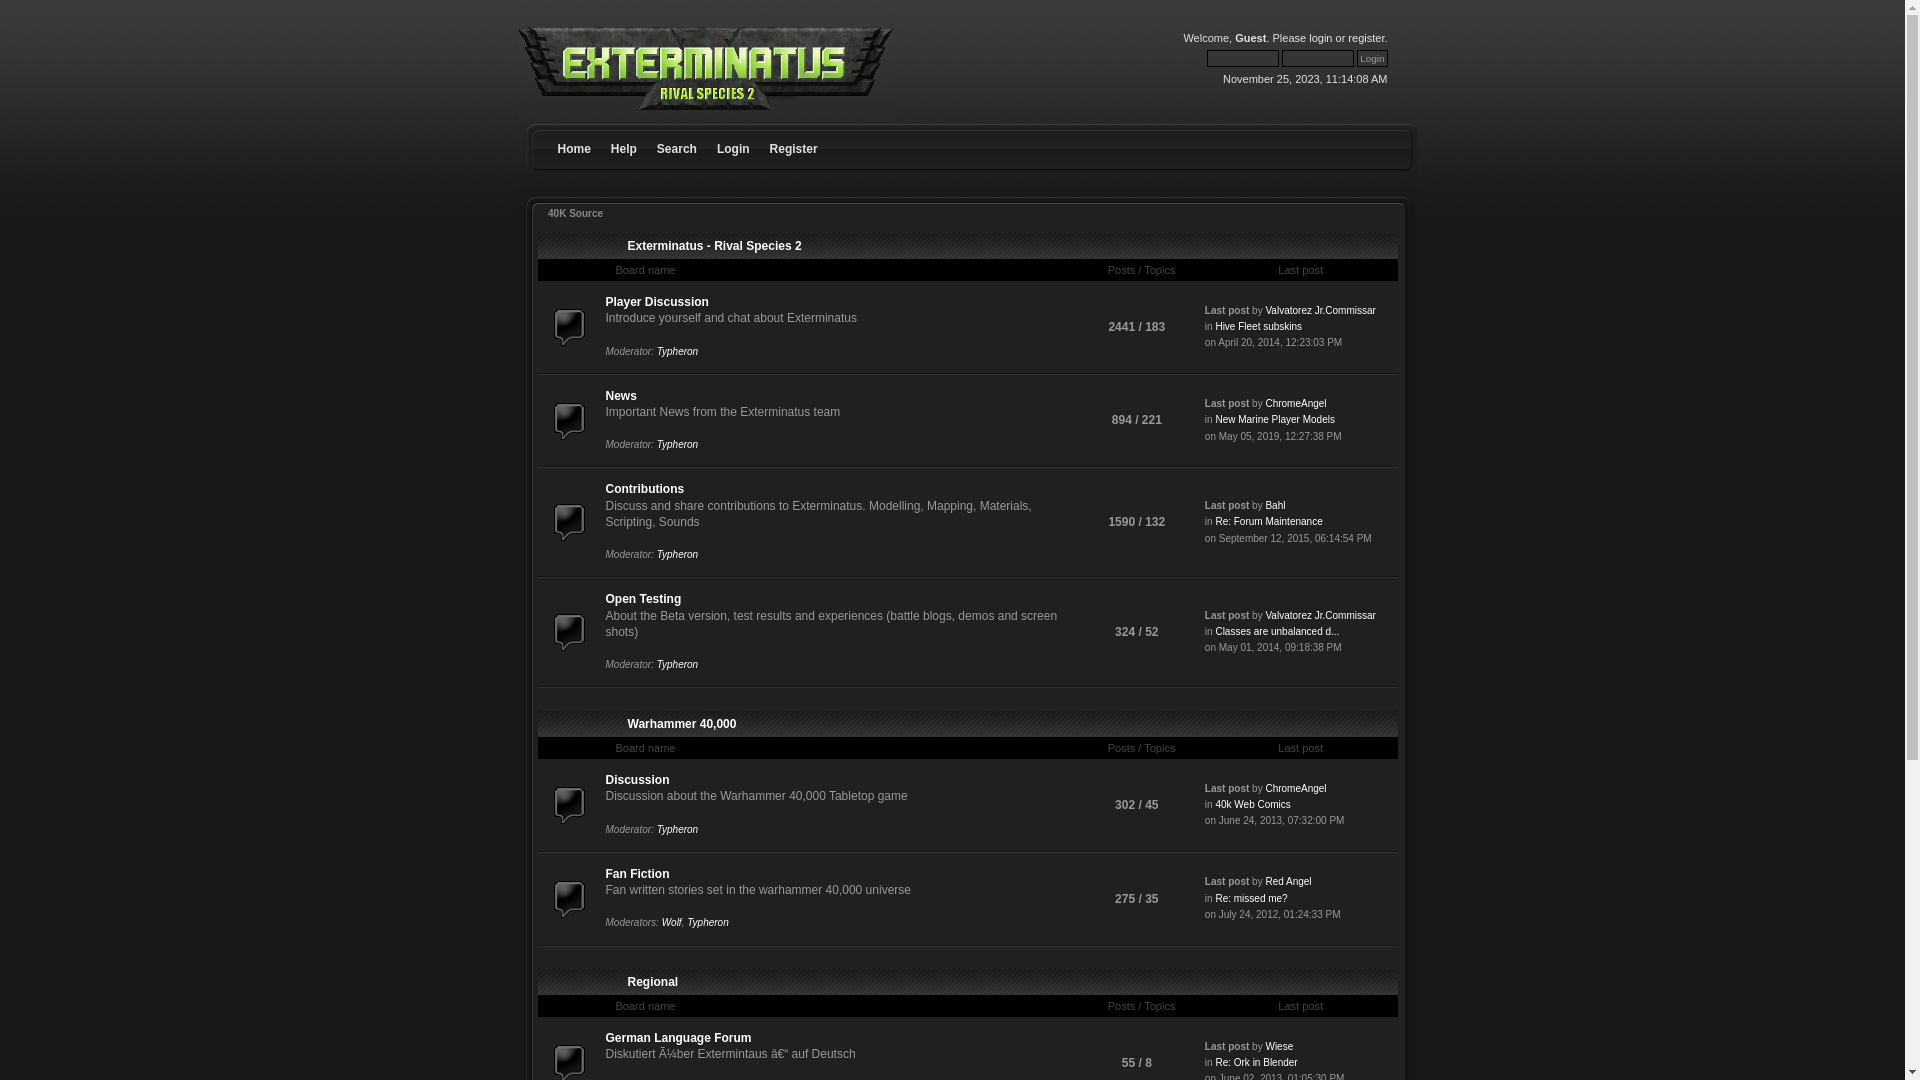 The image size is (1920, 1080). Describe the element at coordinates (1255, 1061) in the screenshot. I see `'Re: Ork in Blender'` at that location.